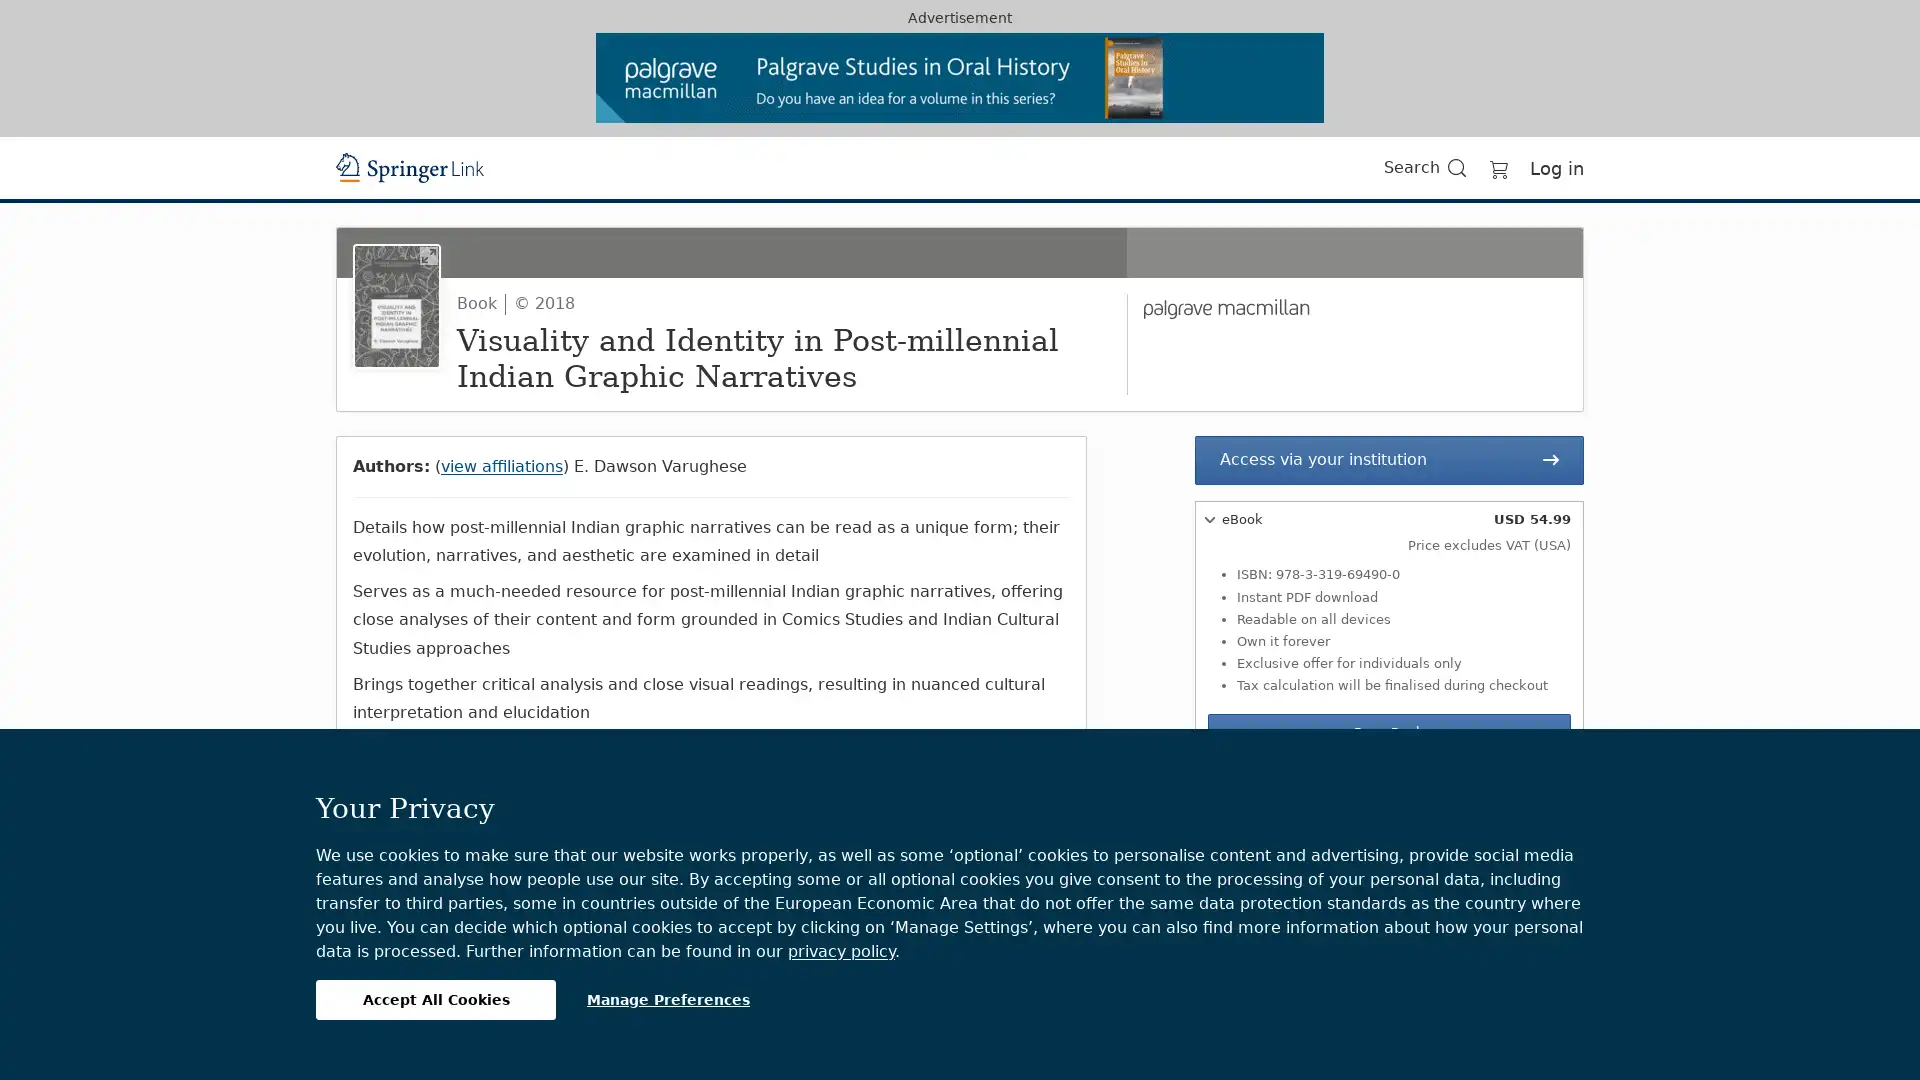  What do you see at coordinates (1498, 166) in the screenshot?
I see `Go to cart` at bounding box center [1498, 166].